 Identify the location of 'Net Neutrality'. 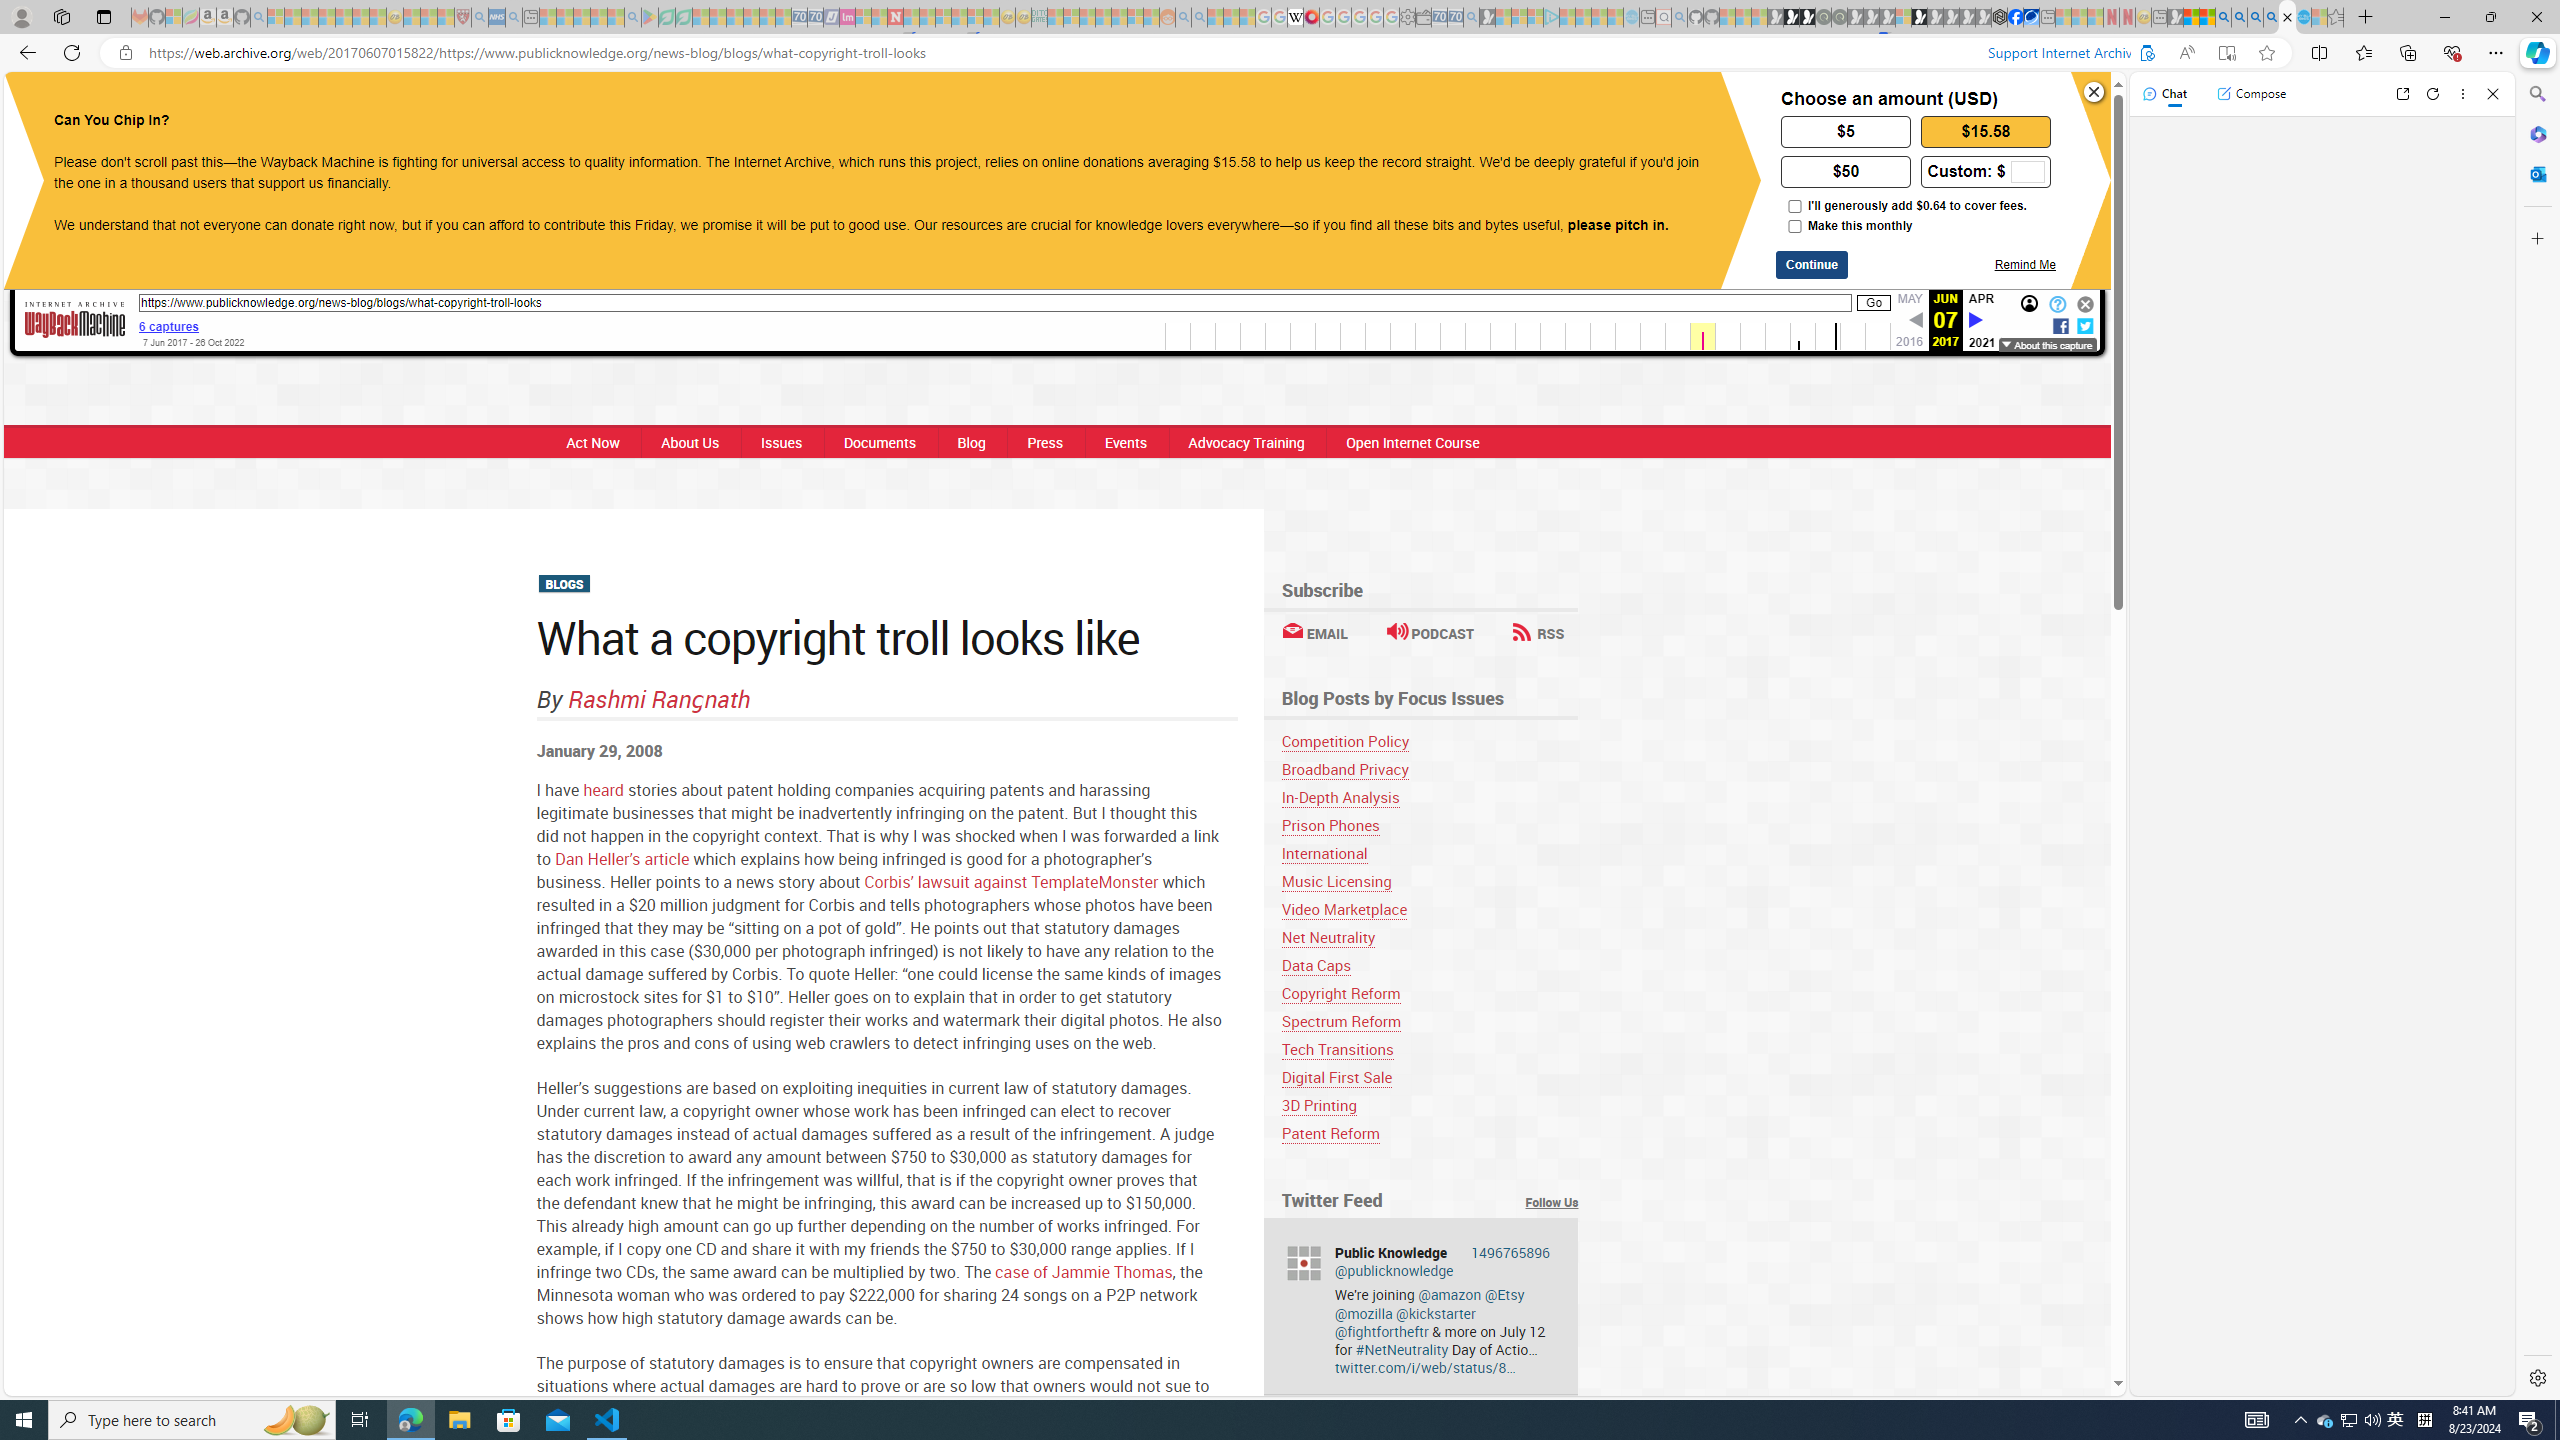
(1328, 937).